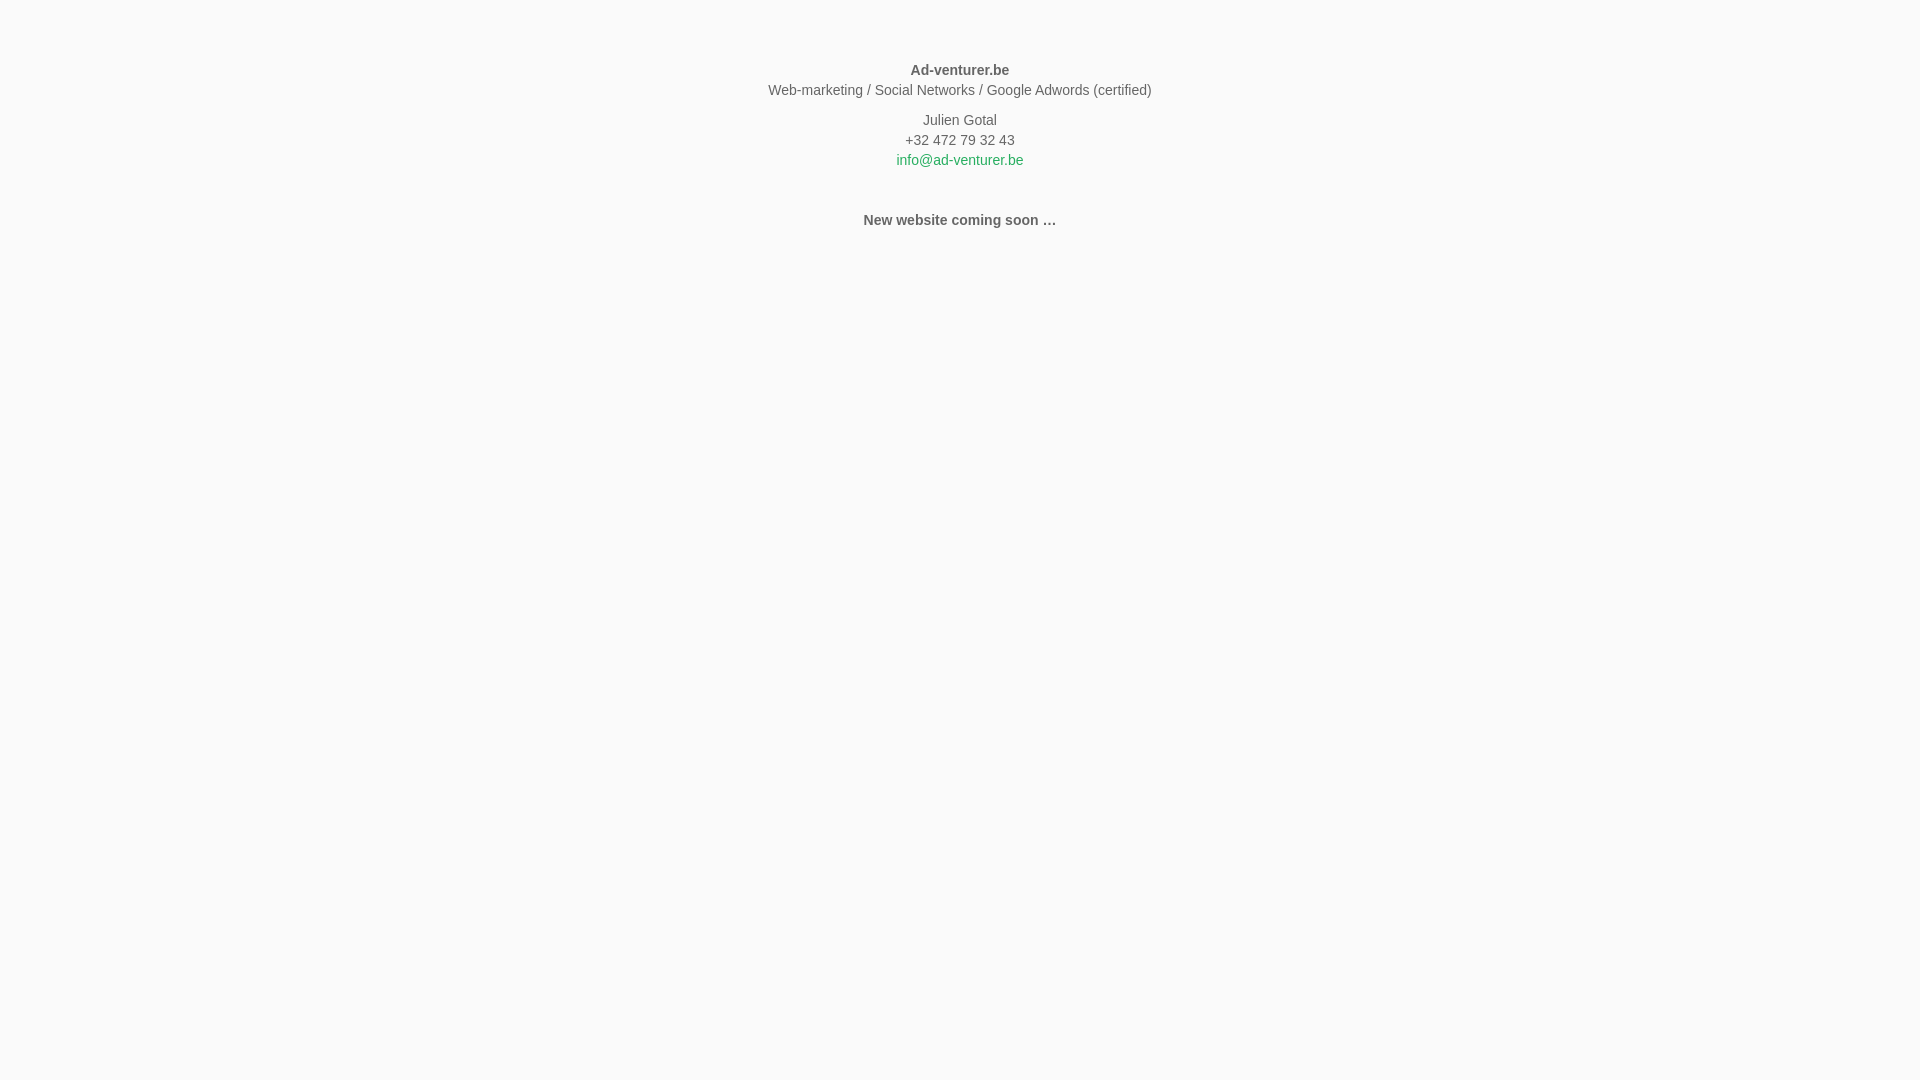  I want to click on 'info@ad-venturer.be', so click(895, 158).